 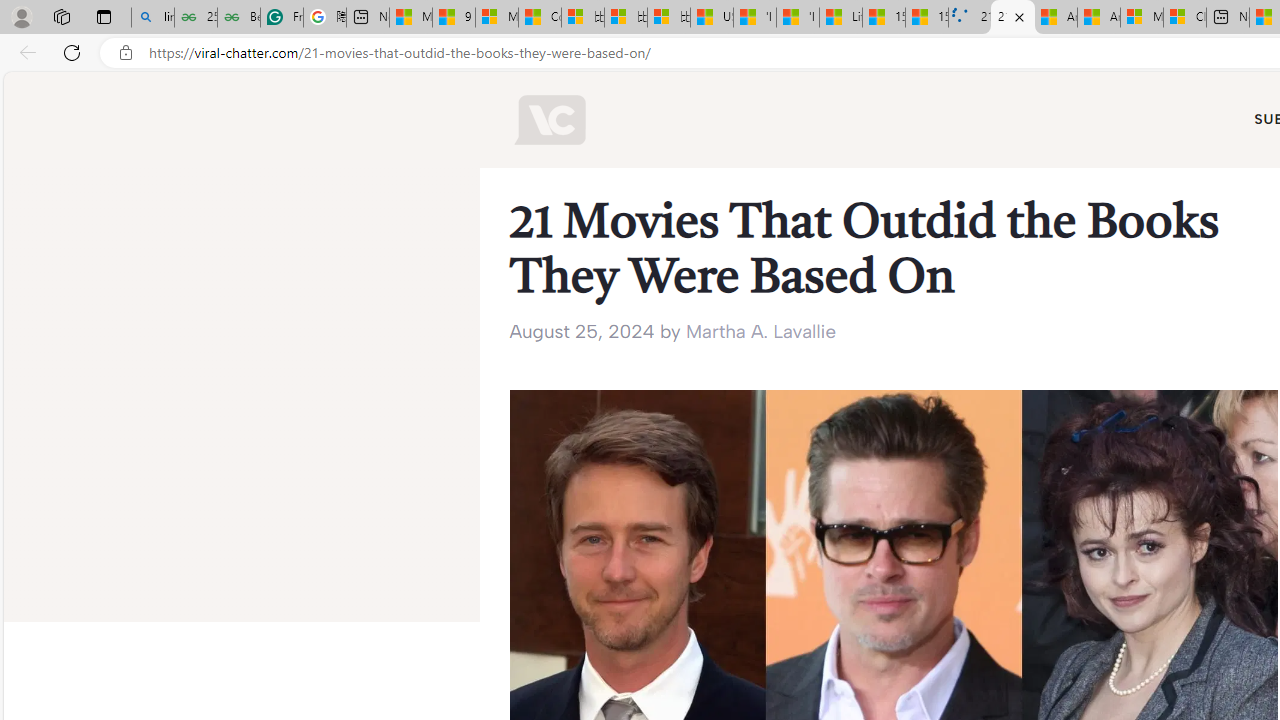 What do you see at coordinates (1184, 17) in the screenshot?
I see `'Cloud Computing Services | Microsoft Azure'` at bounding box center [1184, 17].